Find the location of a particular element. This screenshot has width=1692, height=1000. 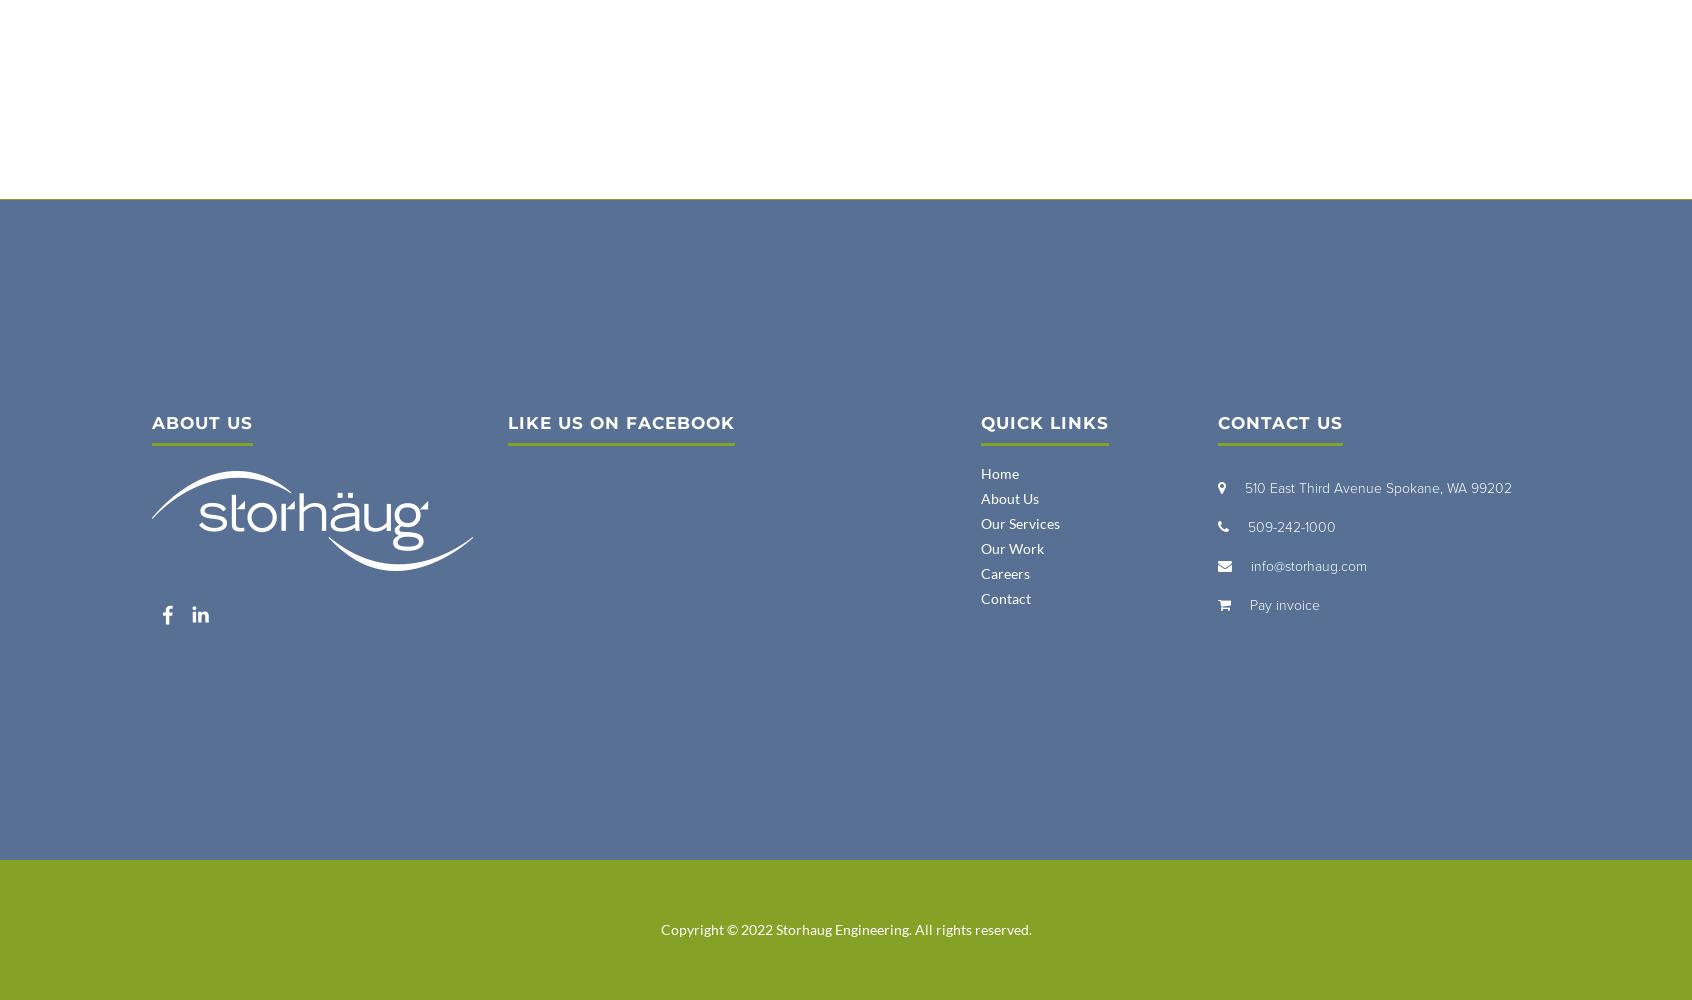

'ABOUT US' is located at coordinates (150, 423).